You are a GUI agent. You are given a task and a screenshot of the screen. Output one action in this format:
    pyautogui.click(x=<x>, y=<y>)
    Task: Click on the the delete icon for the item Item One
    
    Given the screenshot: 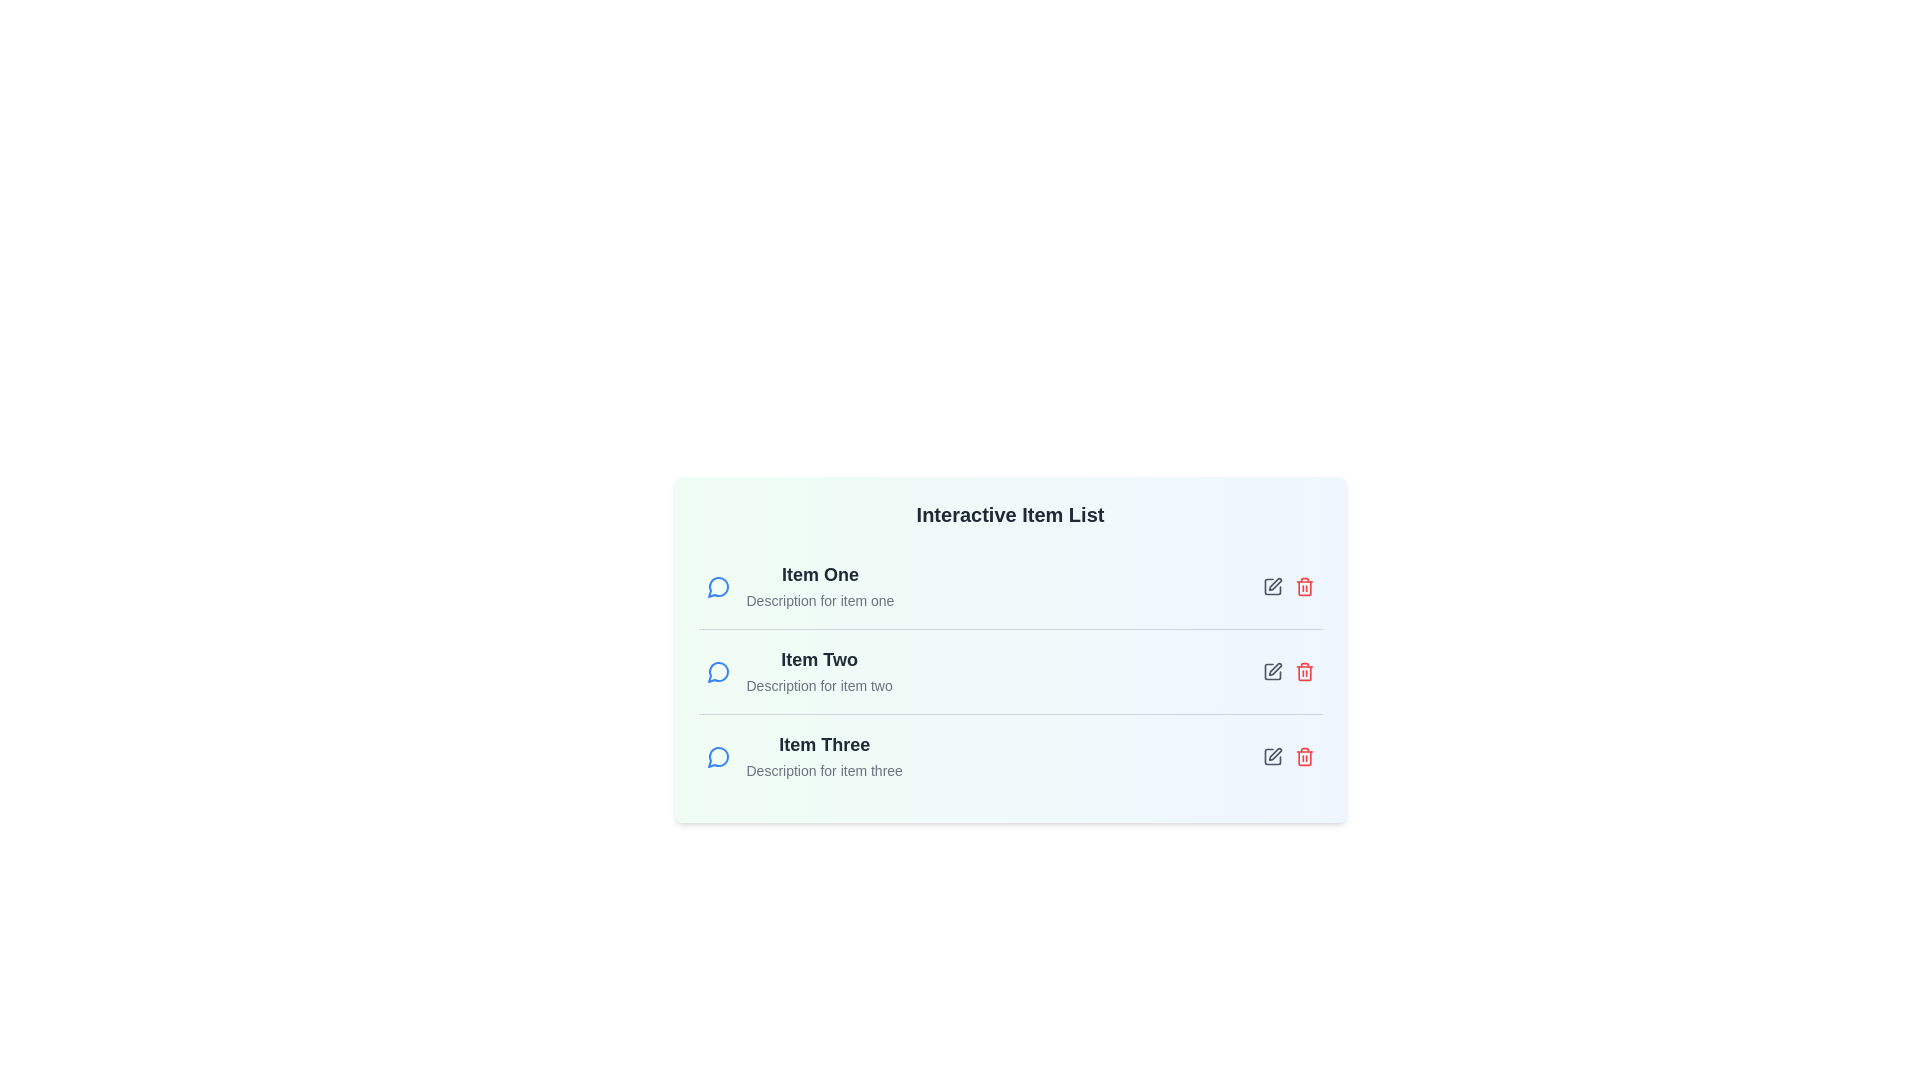 What is the action you would take?
    pyautogui.click(x=1304, y=585)
    